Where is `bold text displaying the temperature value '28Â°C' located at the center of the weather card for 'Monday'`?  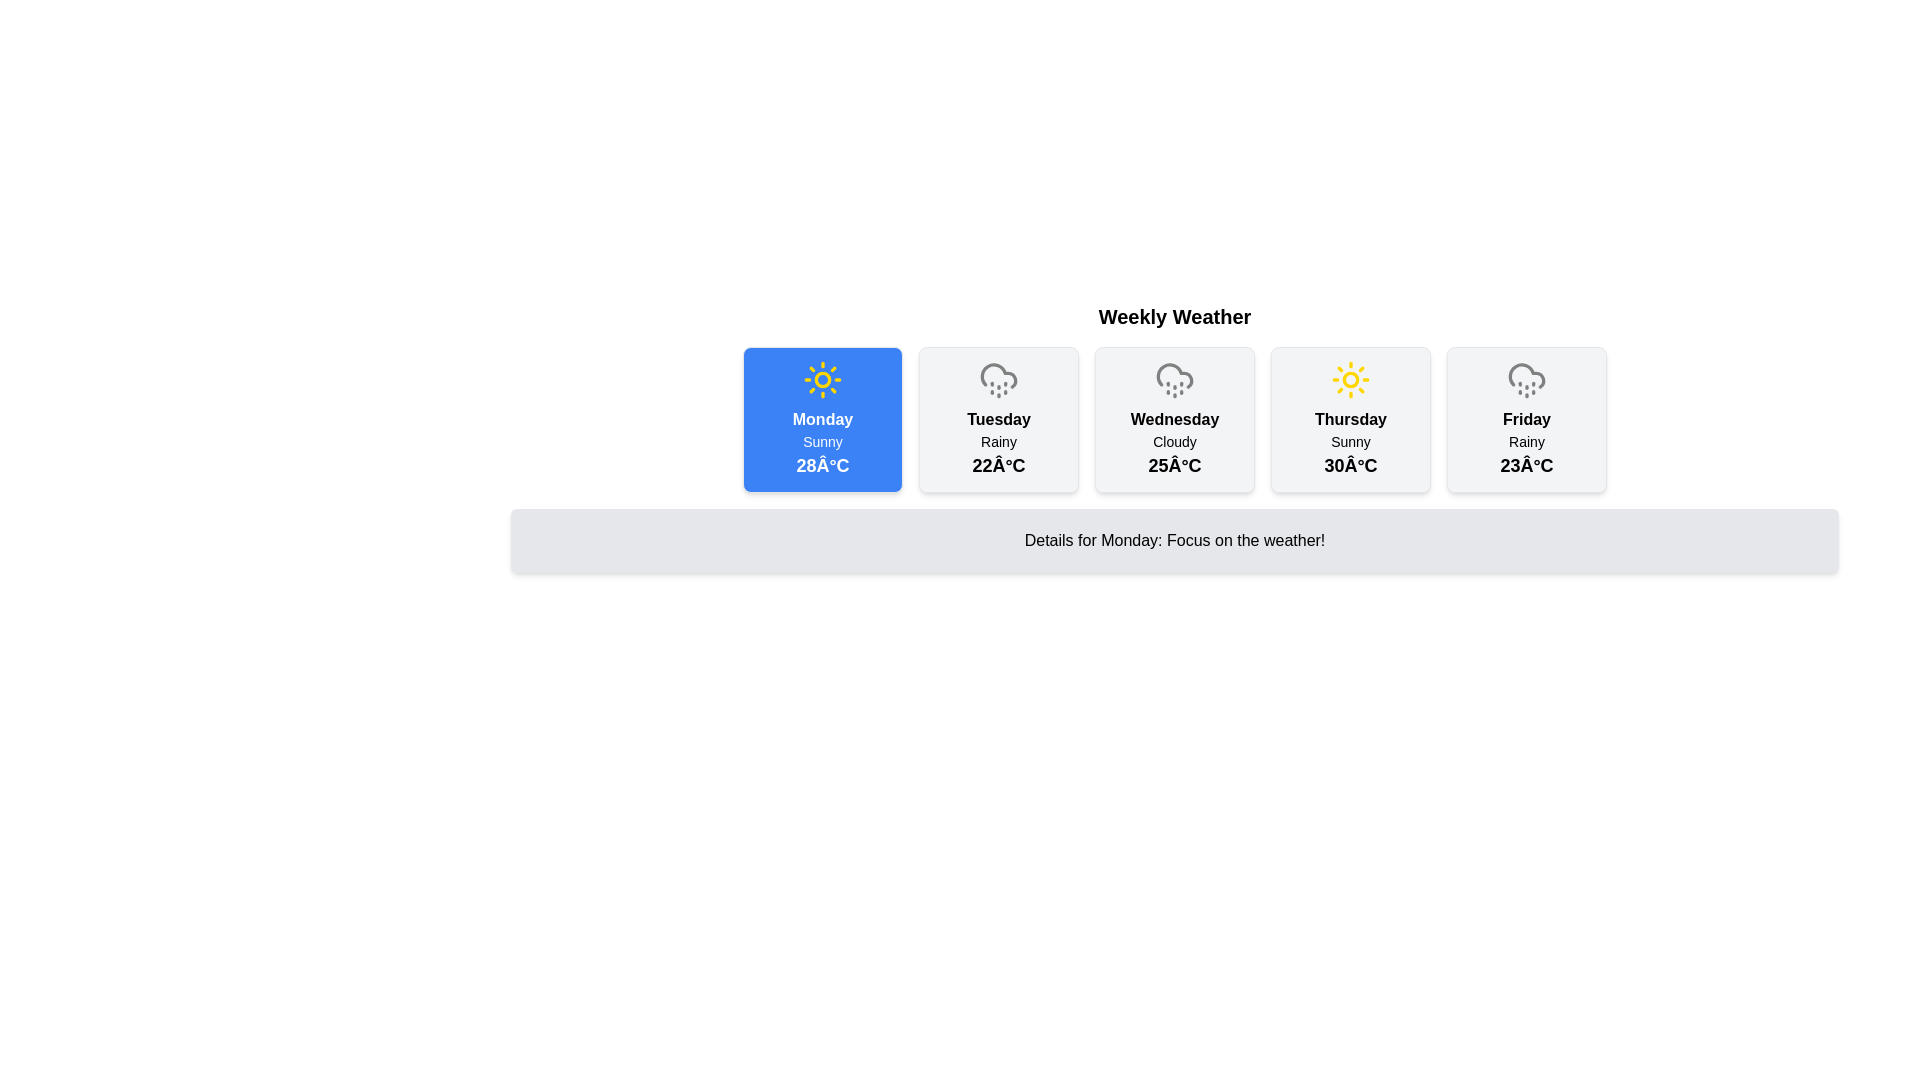
bold text displaying the temperature value '28Â°C' located at the center of the weather card for 'Monday' is located at coordinates (822, 466).